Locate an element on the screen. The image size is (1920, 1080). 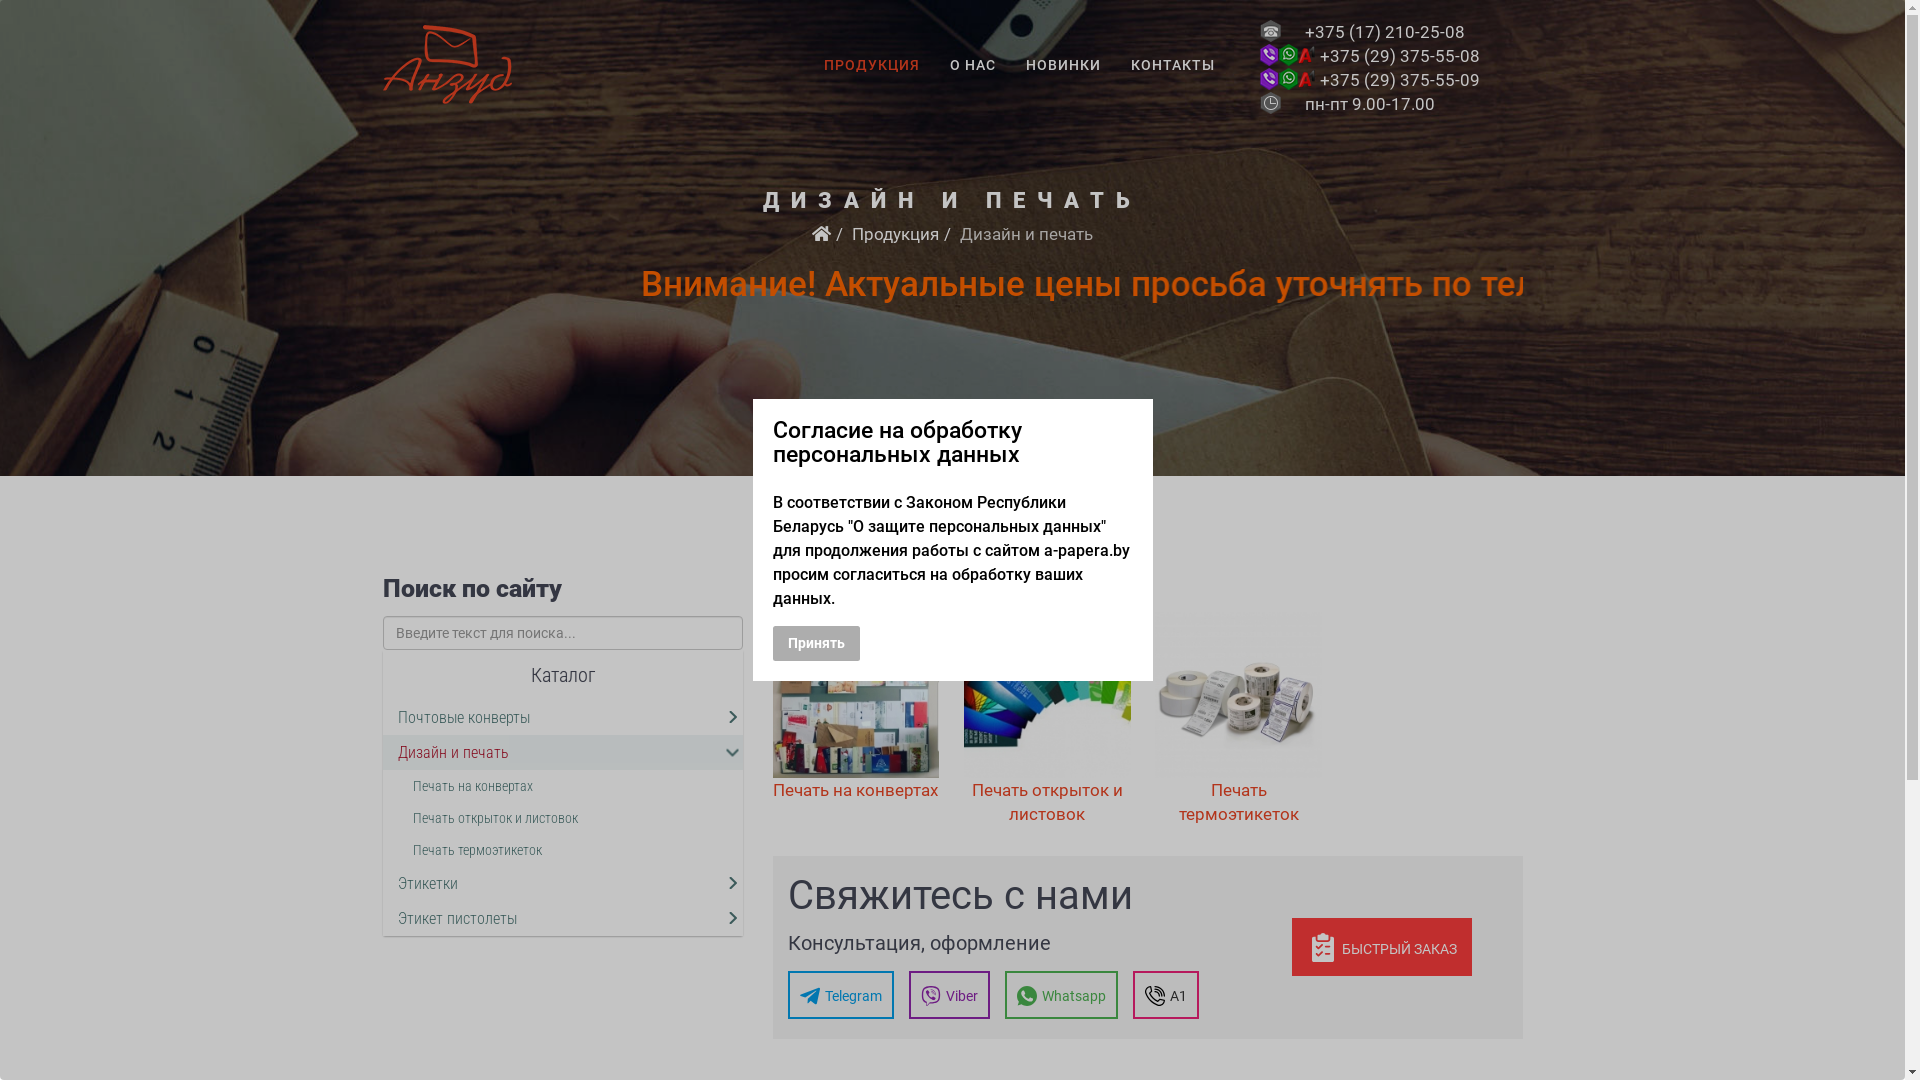
'+375 (29) 375-55-08' is located at coordinates (1399, 55).